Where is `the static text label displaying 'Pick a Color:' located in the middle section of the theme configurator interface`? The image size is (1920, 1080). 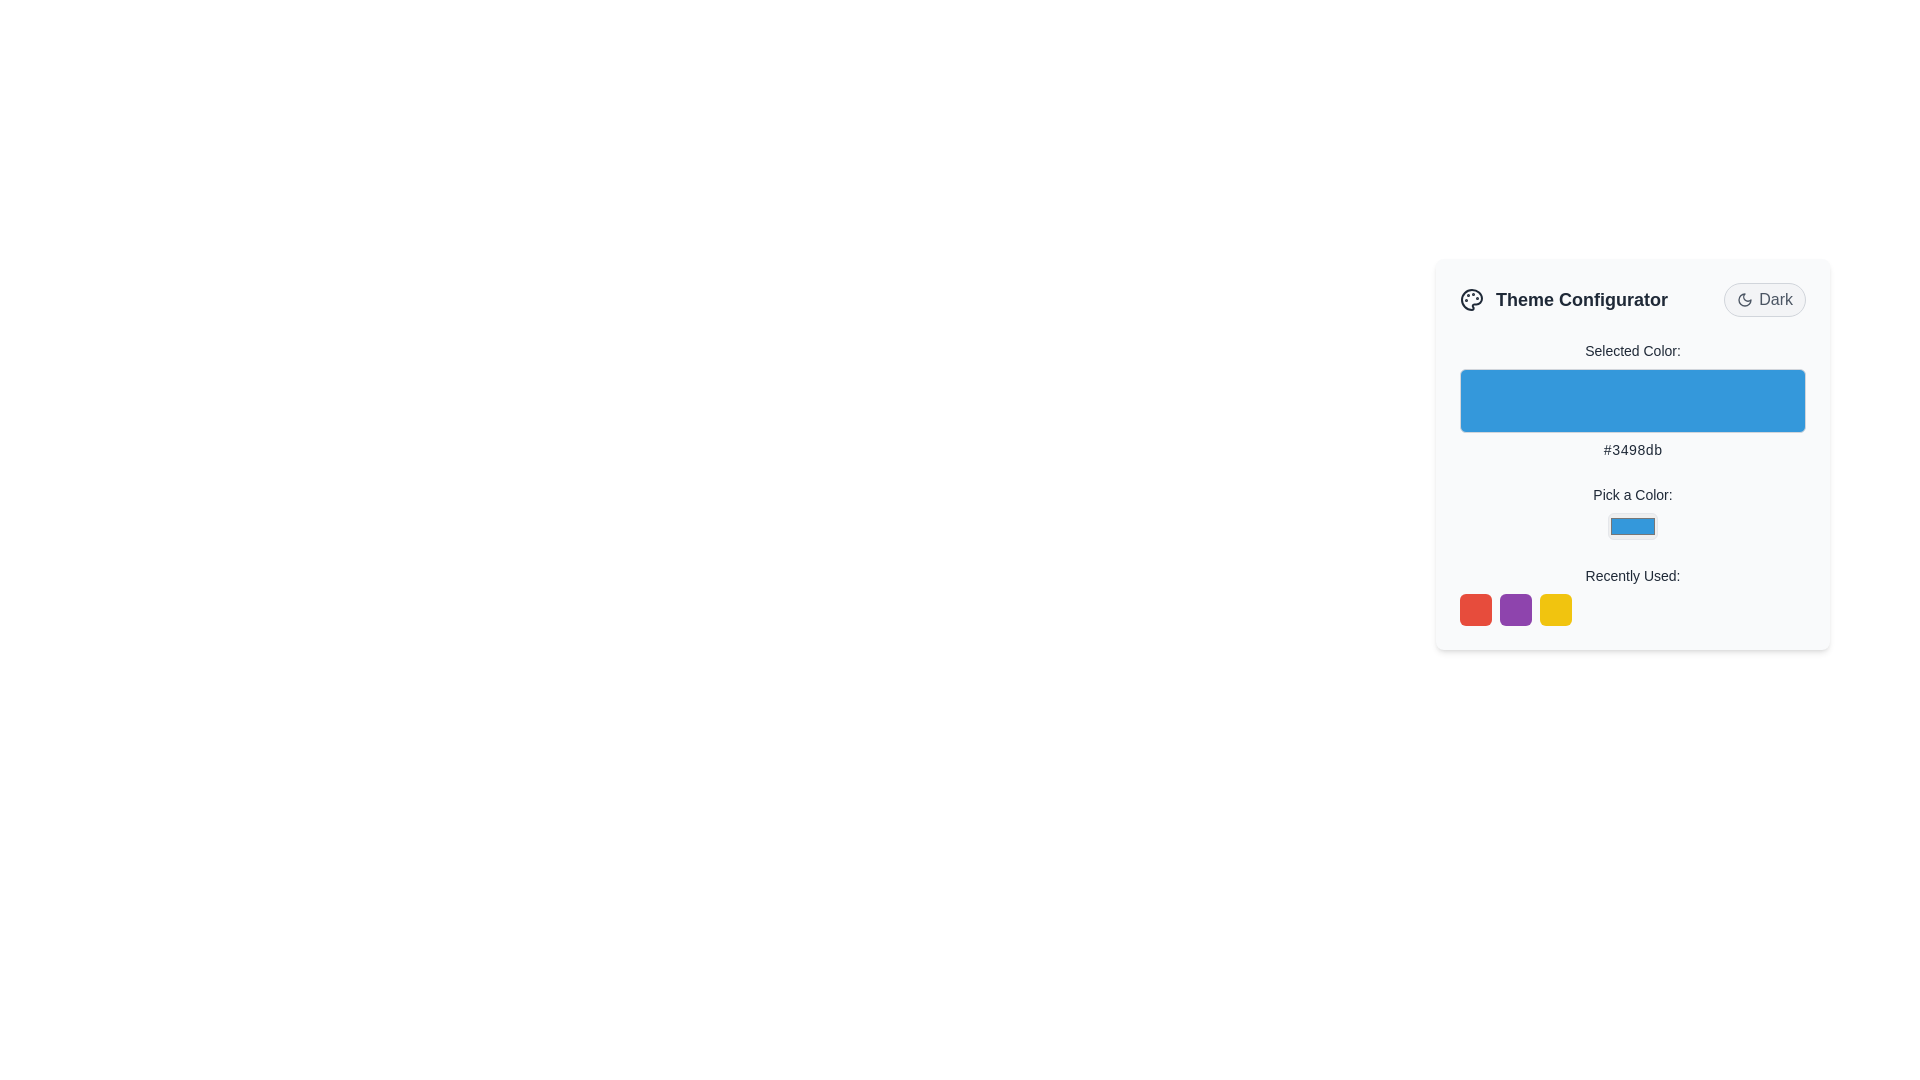 the static text label displaying 'Pick a Color:' located in the middle section of the theme configurator interface is located at coordinates (1632, 494).